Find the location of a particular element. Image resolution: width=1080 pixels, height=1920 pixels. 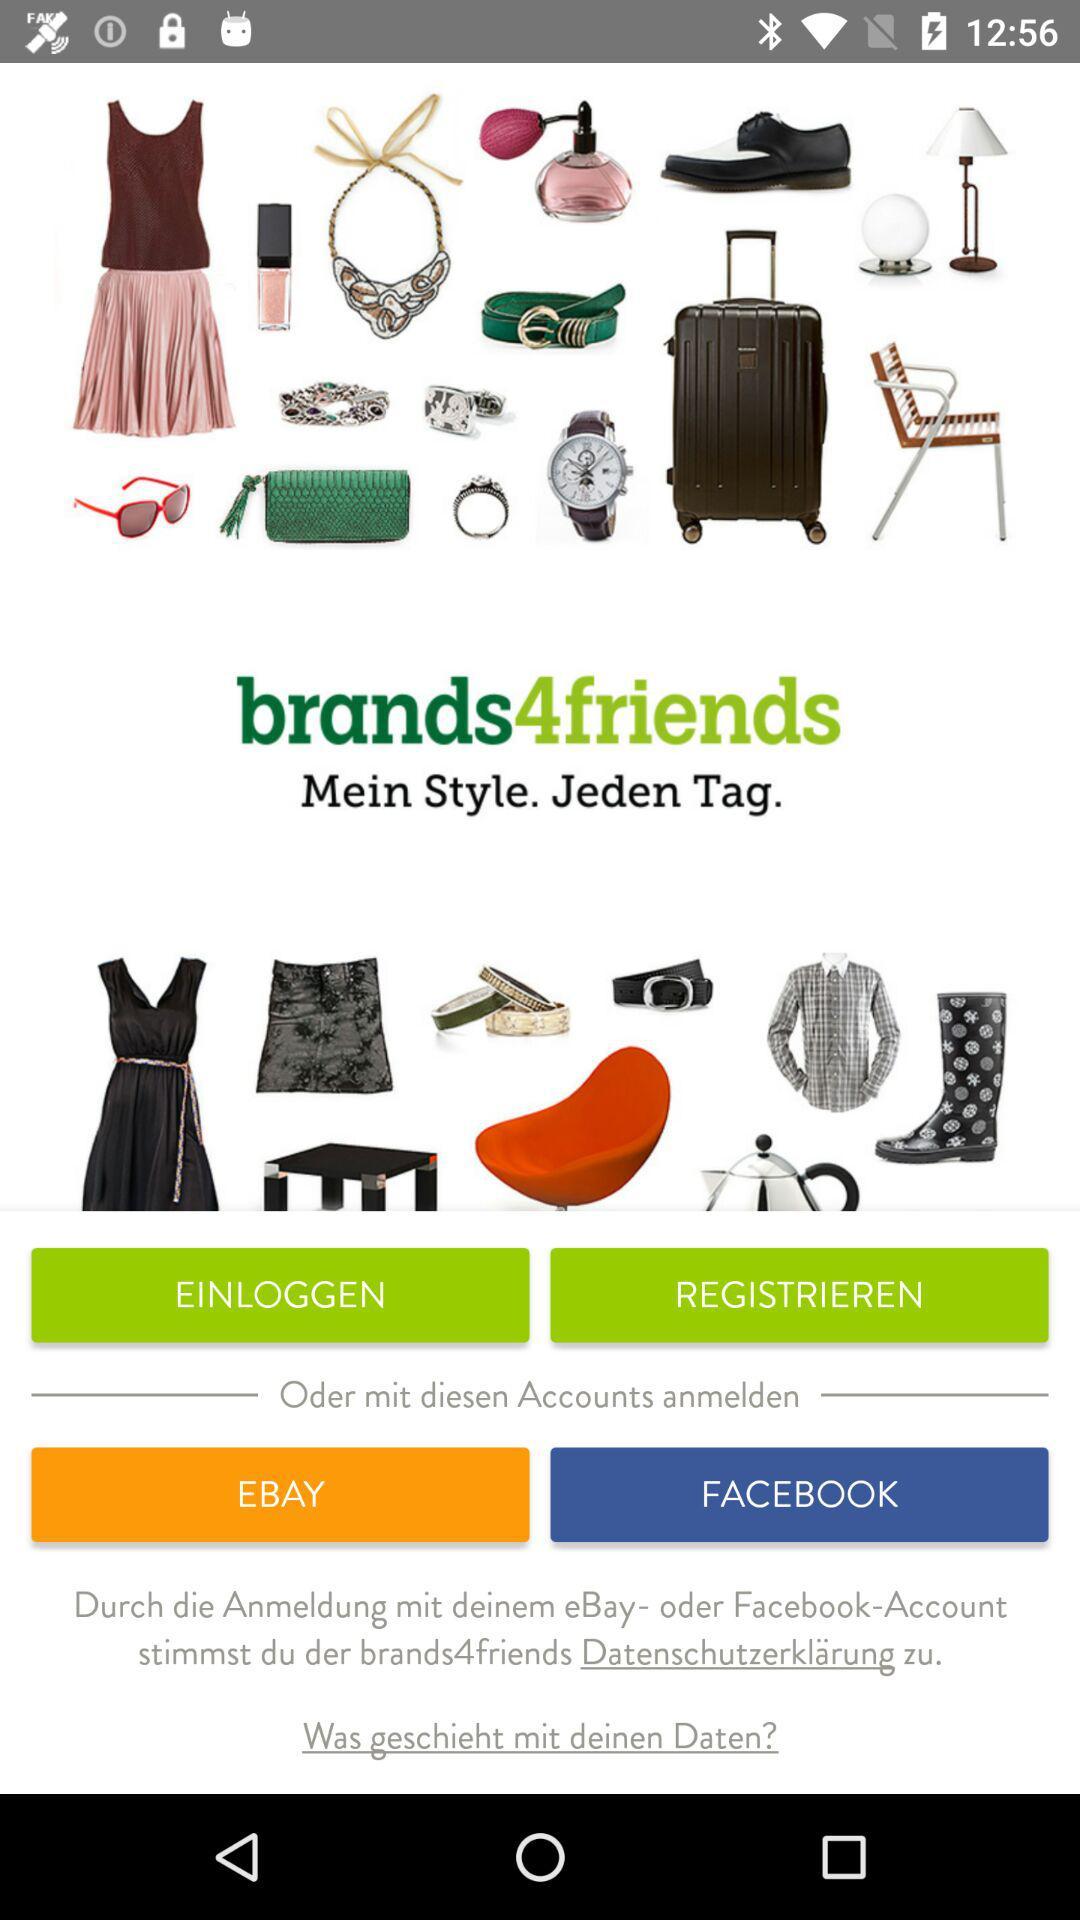

icon below ebay is located at coordinates (540, 1644).